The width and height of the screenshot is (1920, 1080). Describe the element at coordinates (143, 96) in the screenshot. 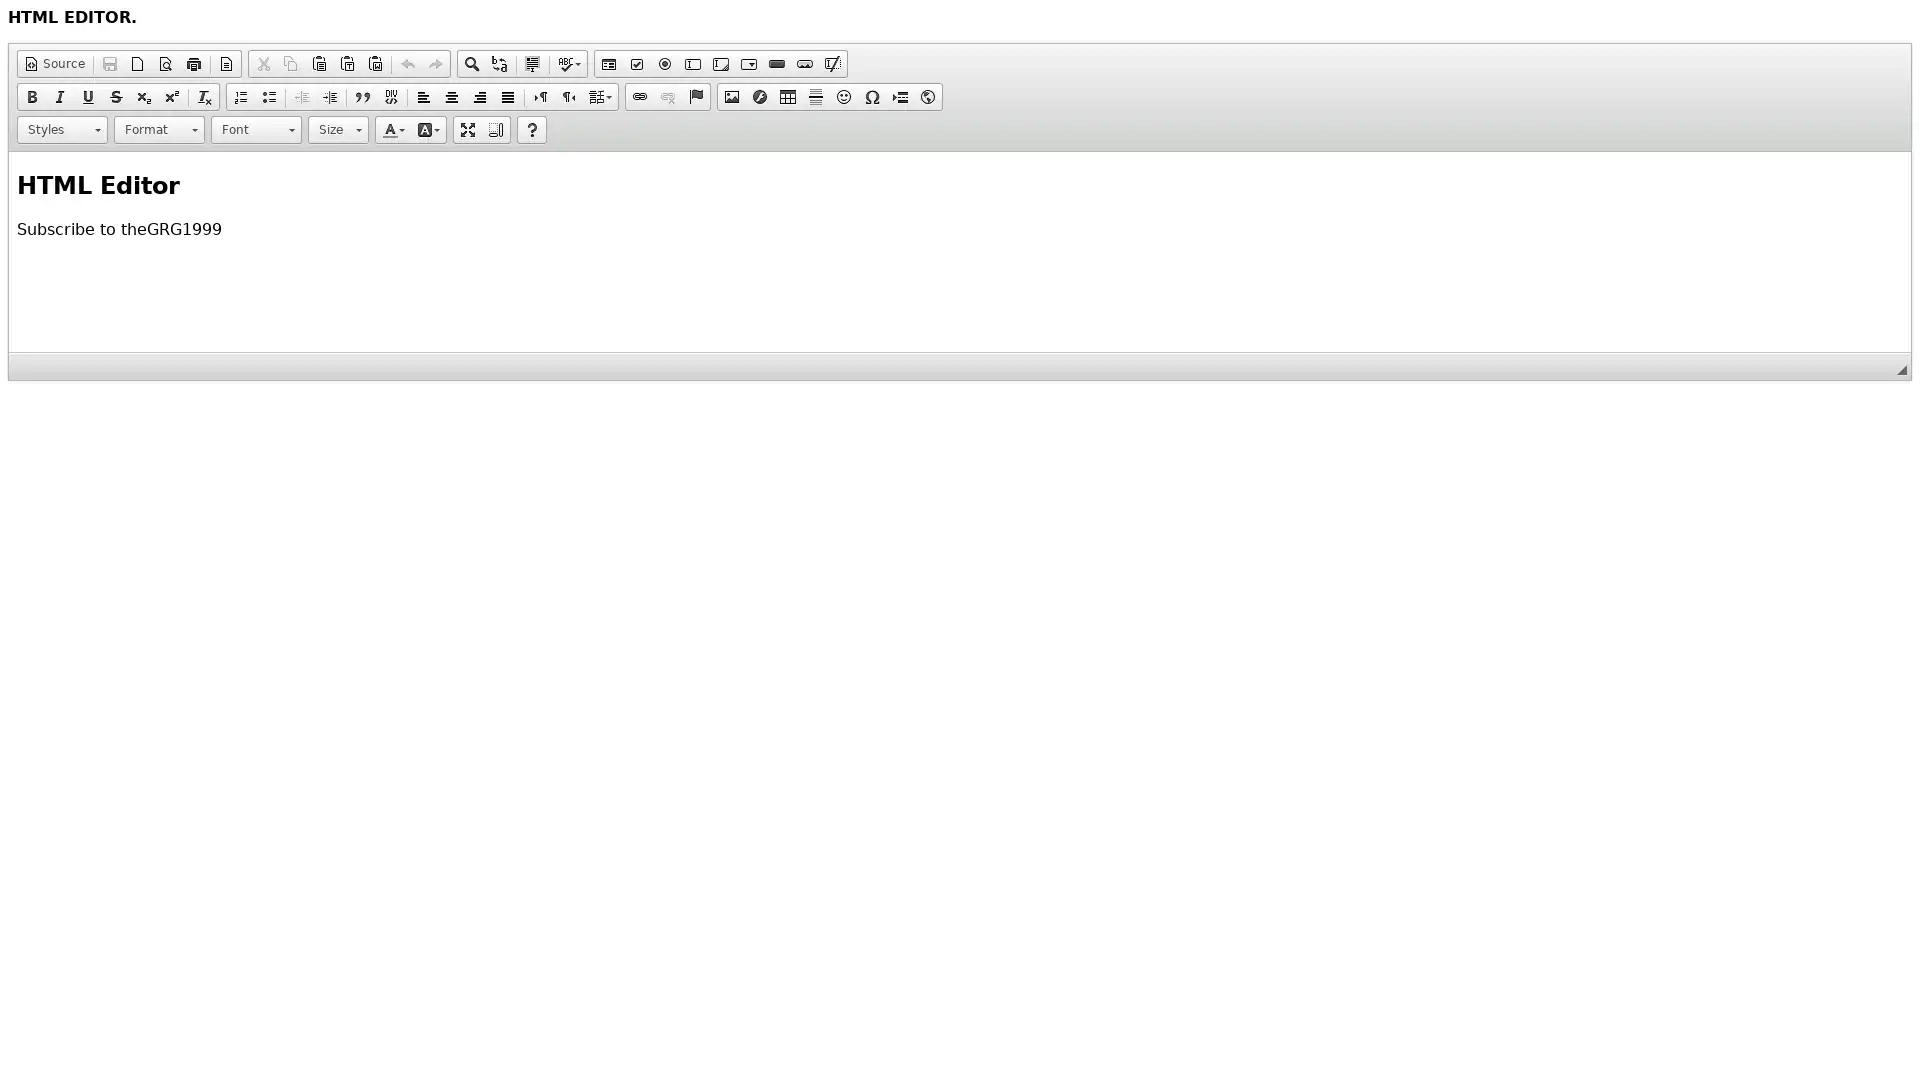

I see `Subscript` at that location.